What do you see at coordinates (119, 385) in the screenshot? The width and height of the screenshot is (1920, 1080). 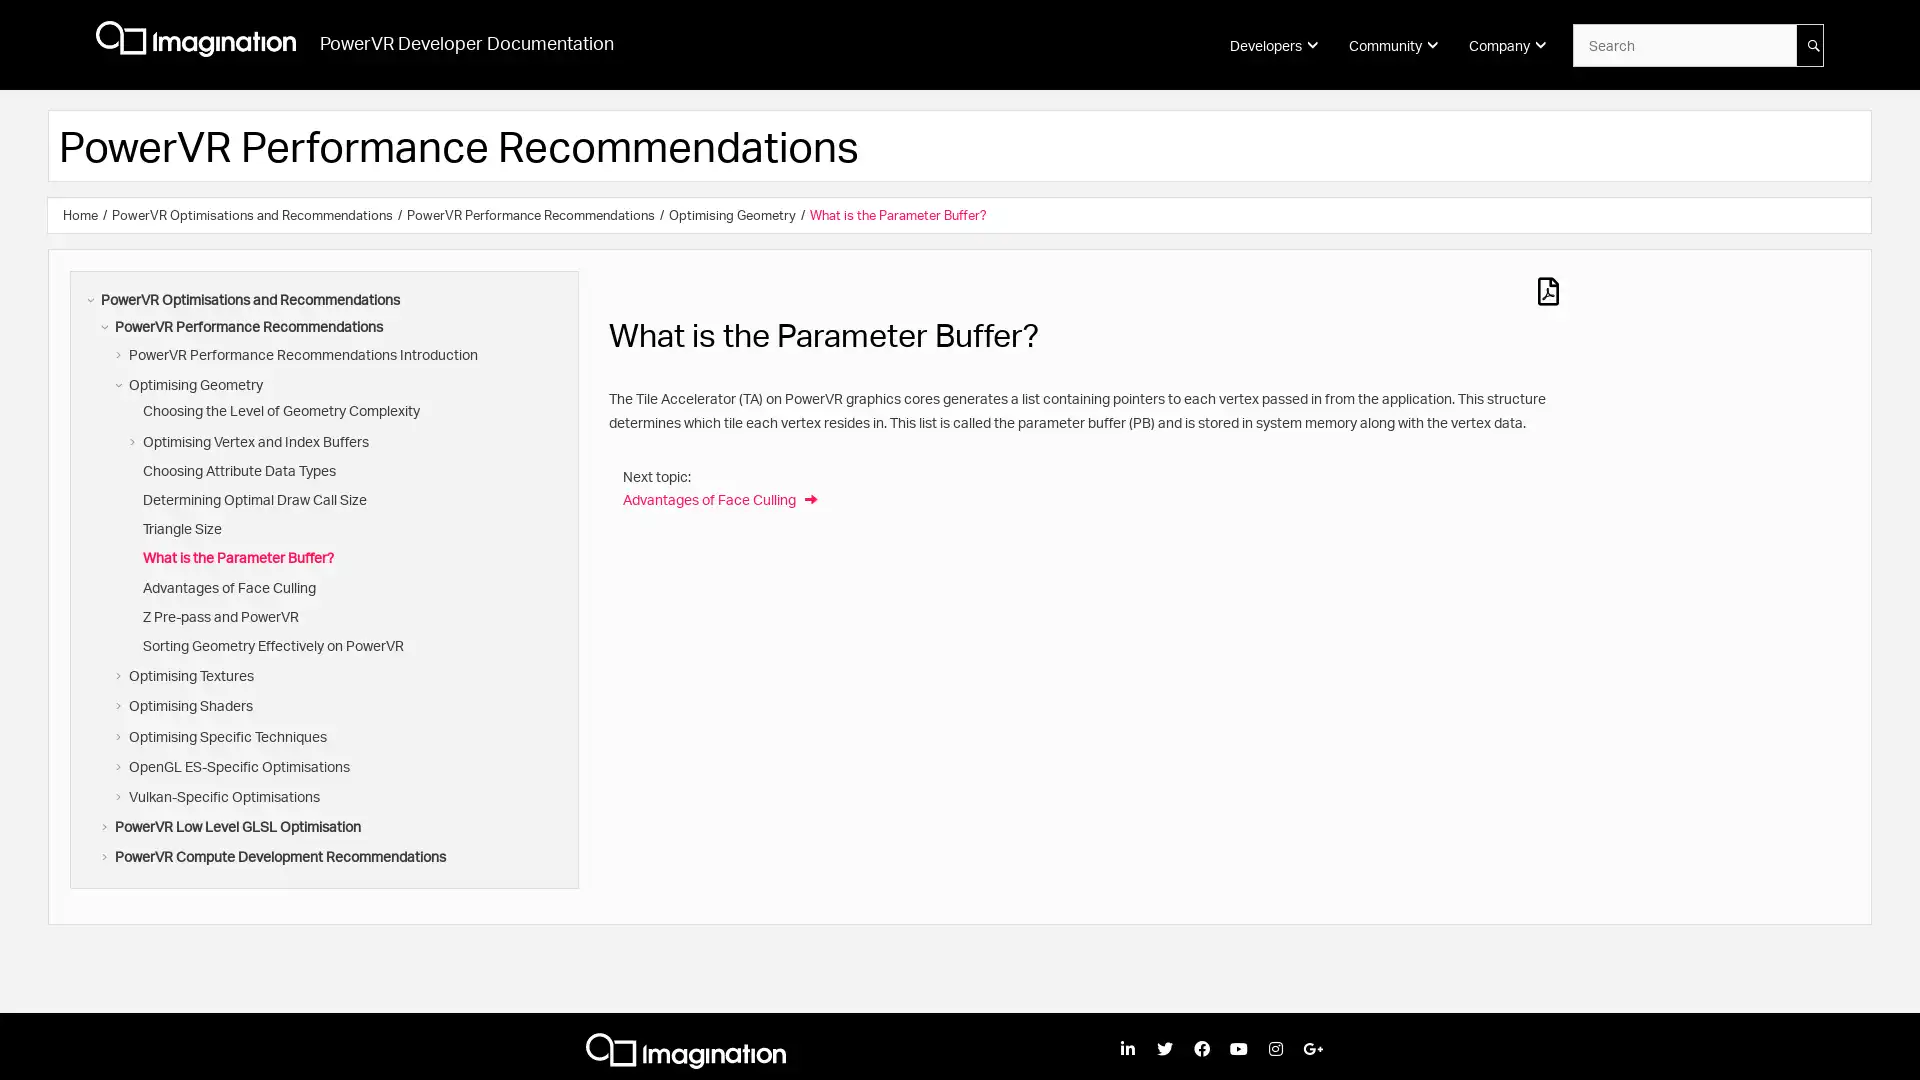 I see `Collapse Optimising Geometry` at bounding box center [119, 385].